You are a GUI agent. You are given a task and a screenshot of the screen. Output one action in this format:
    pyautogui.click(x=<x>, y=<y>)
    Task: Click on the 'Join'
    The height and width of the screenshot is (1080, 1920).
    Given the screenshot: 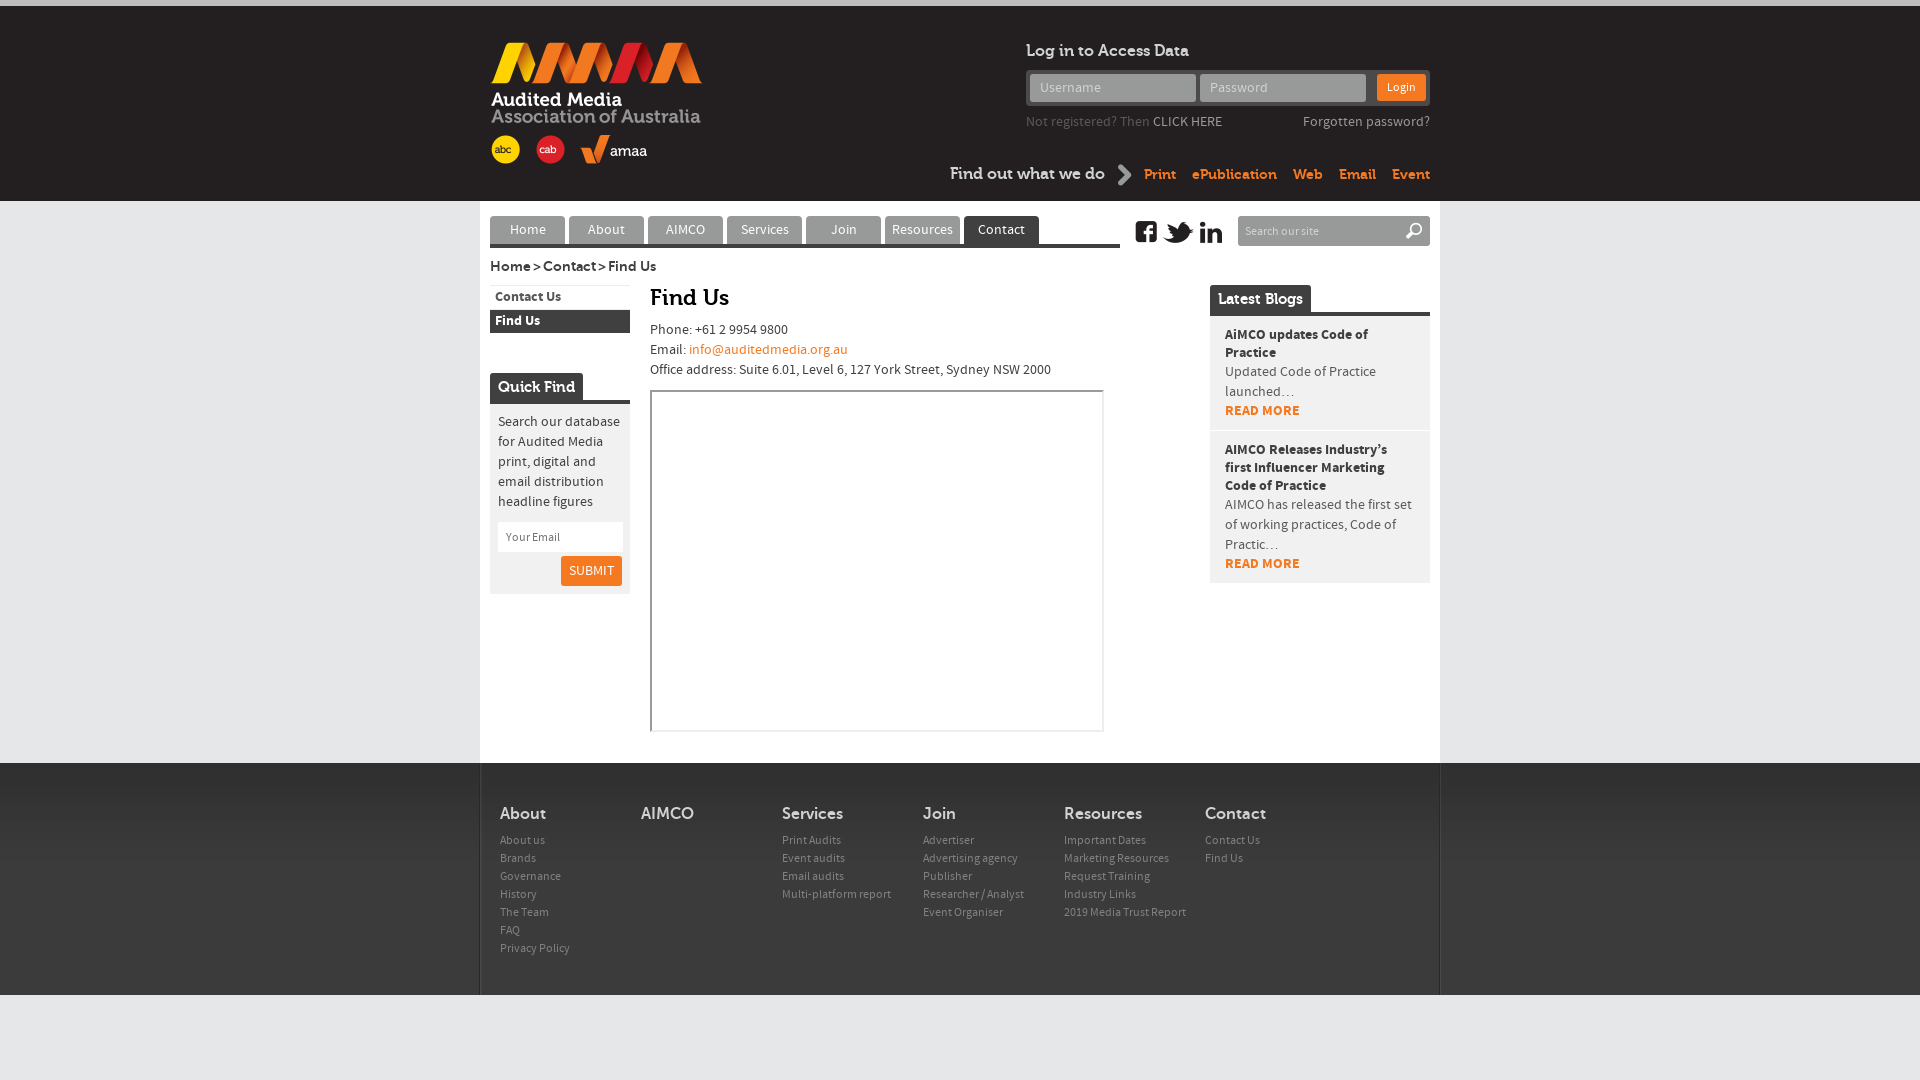 What is the action you would take?
    pyautogui.click(x=938, y=813)
    